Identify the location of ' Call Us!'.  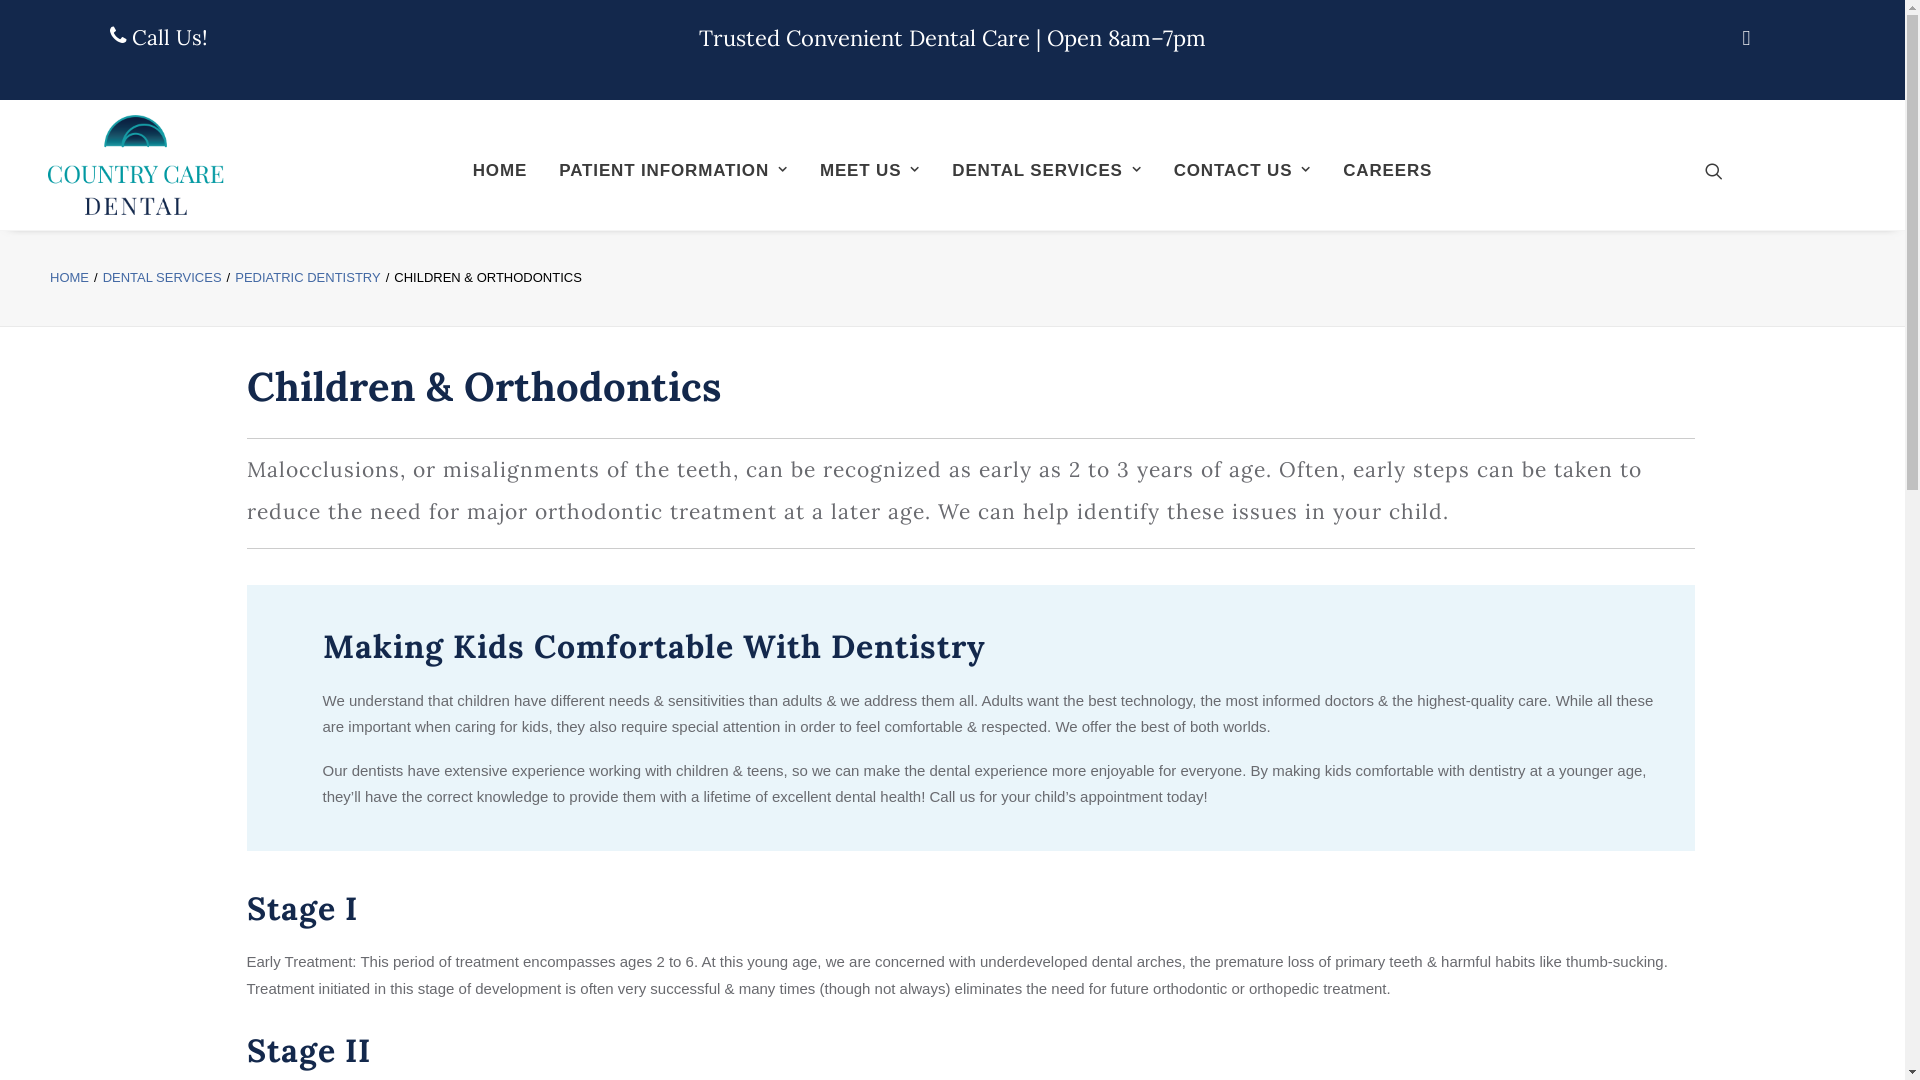
(157, 37).